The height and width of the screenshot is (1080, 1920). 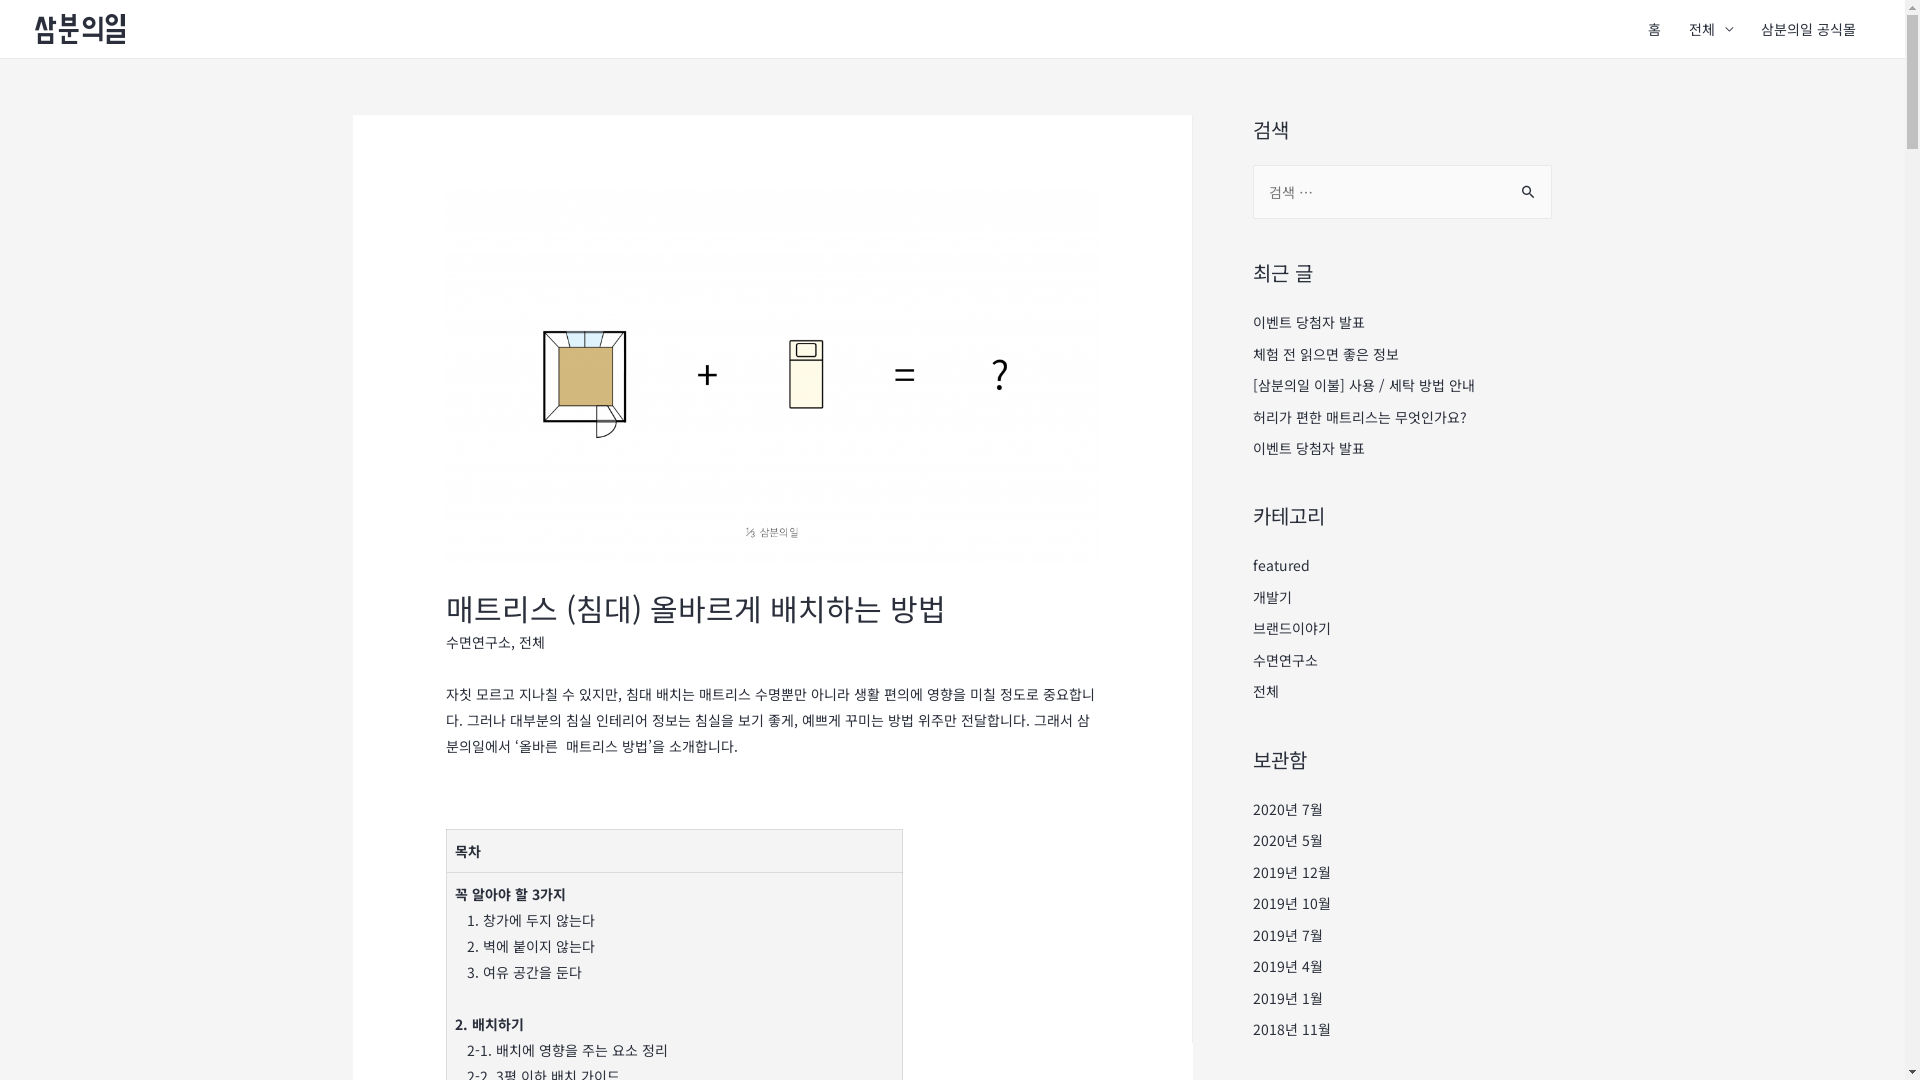 What do you see at coordinates (1280, 564) in the screenshot?
I see `'featured'` at bounding box center [1280, 564].